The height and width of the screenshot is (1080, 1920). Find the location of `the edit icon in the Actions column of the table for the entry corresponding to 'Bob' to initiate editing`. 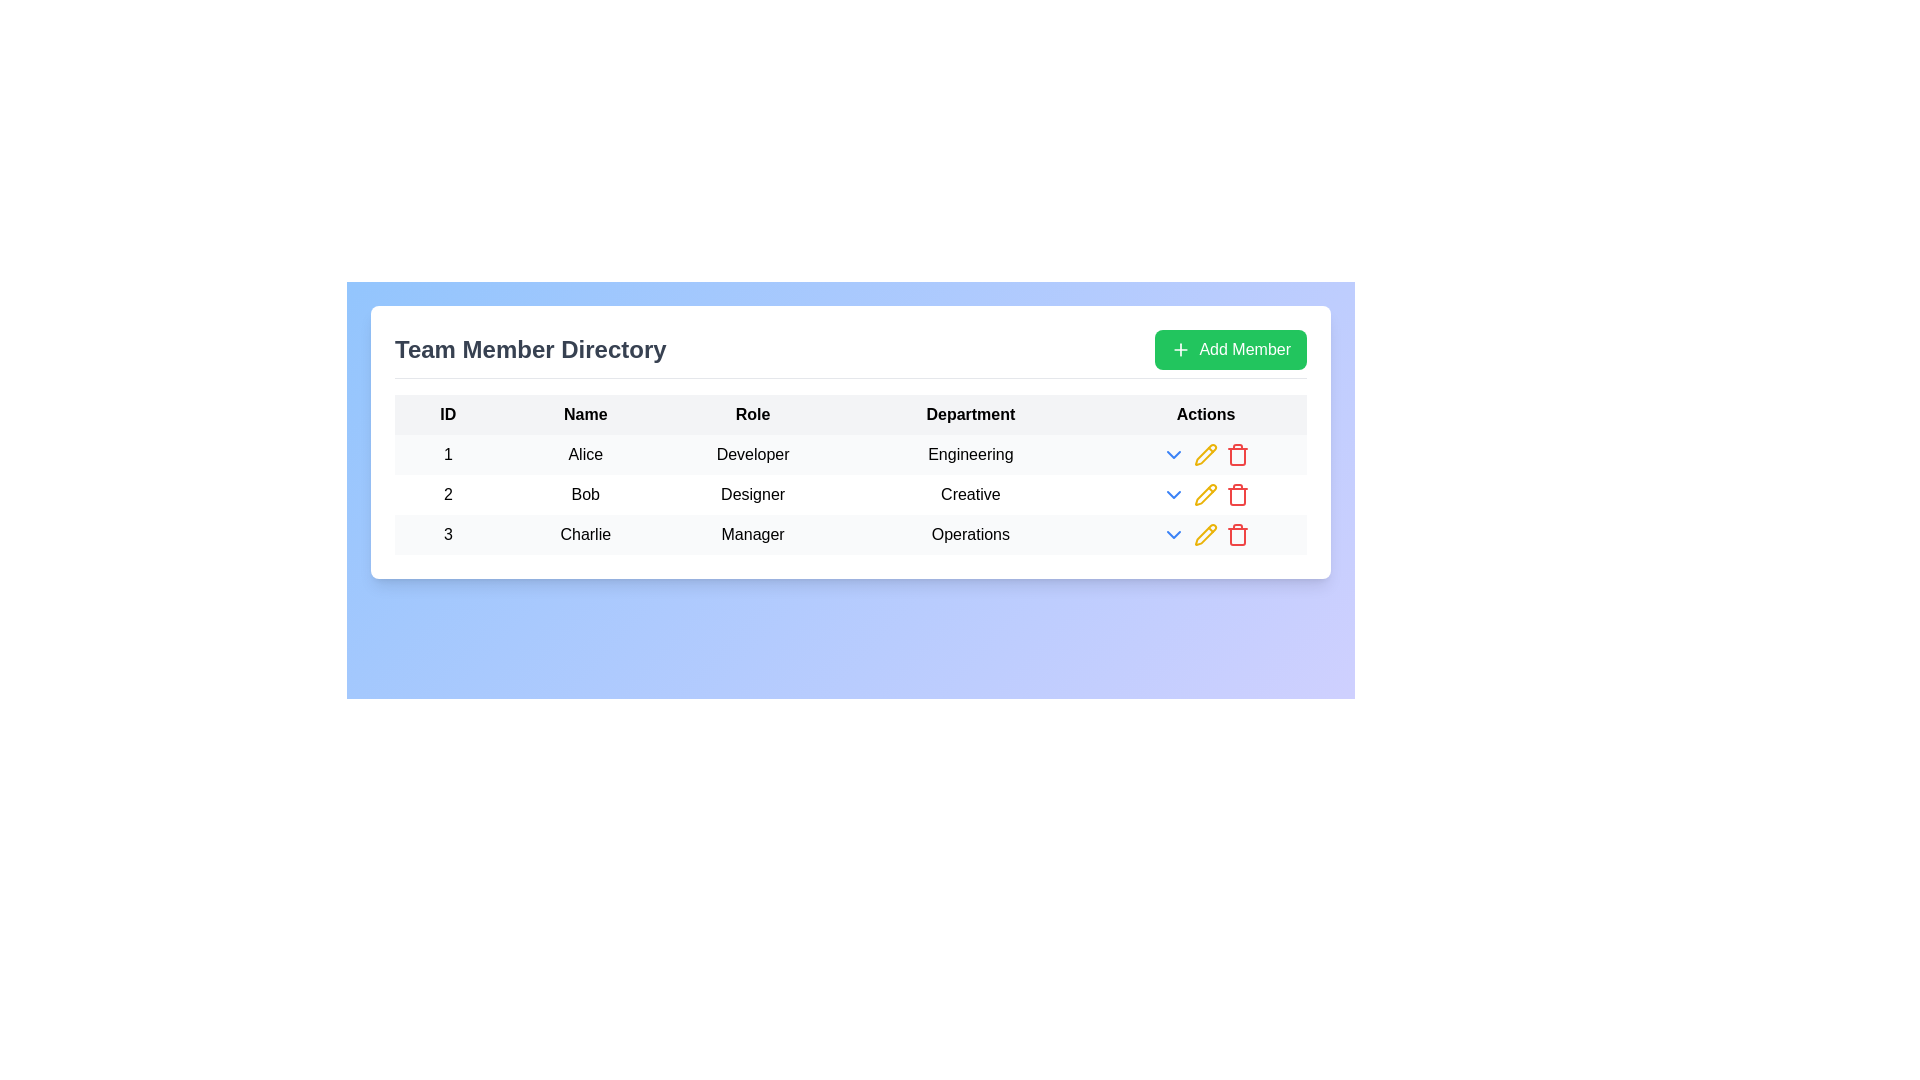

the edit icon in the Actions column of the table for the entry corresponding to 'Bob' to initiate editing is located at coordinates (1205, 494).